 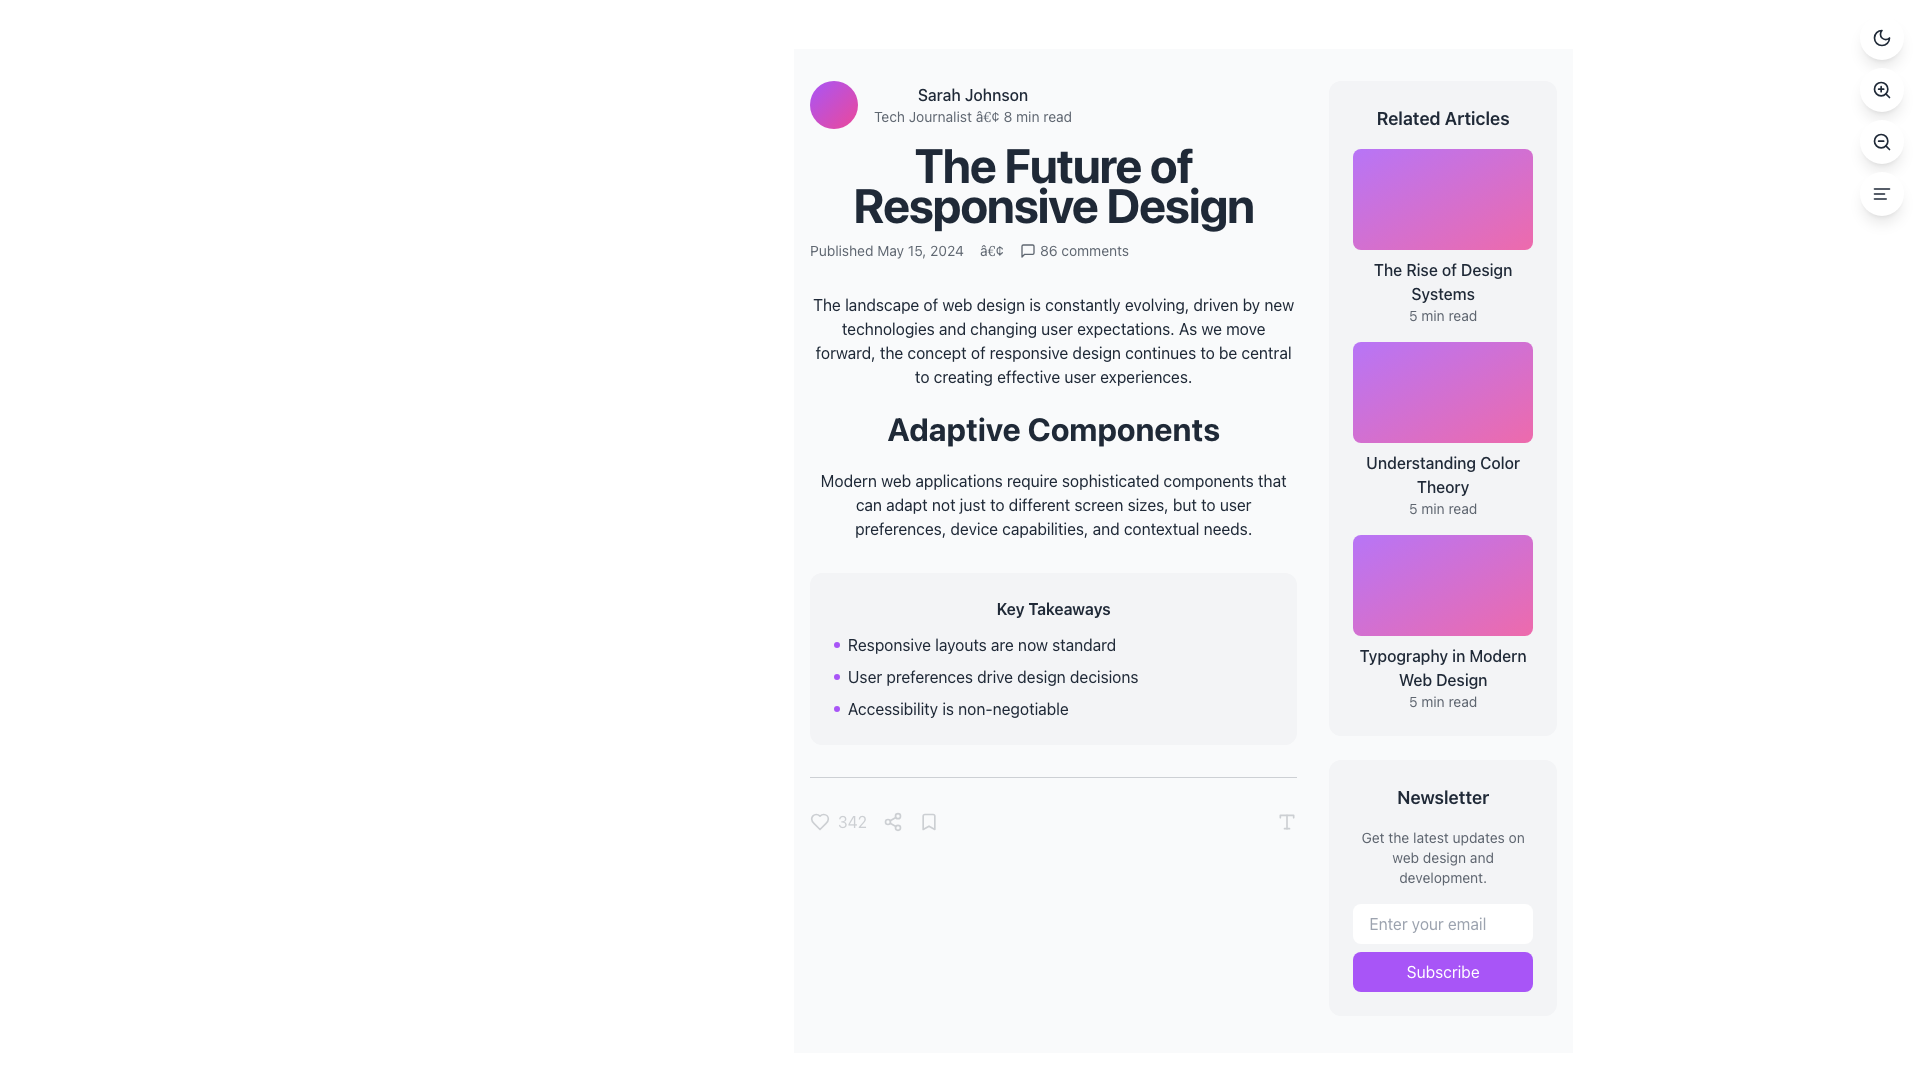 What do you see at coordinates (1443, 857) in the screenshot?
I see `the text element that reads 'Get the latest updates on web design and development,' styled in small gray text within the 'Newsletter' section` at bounding box center [1443, 857].